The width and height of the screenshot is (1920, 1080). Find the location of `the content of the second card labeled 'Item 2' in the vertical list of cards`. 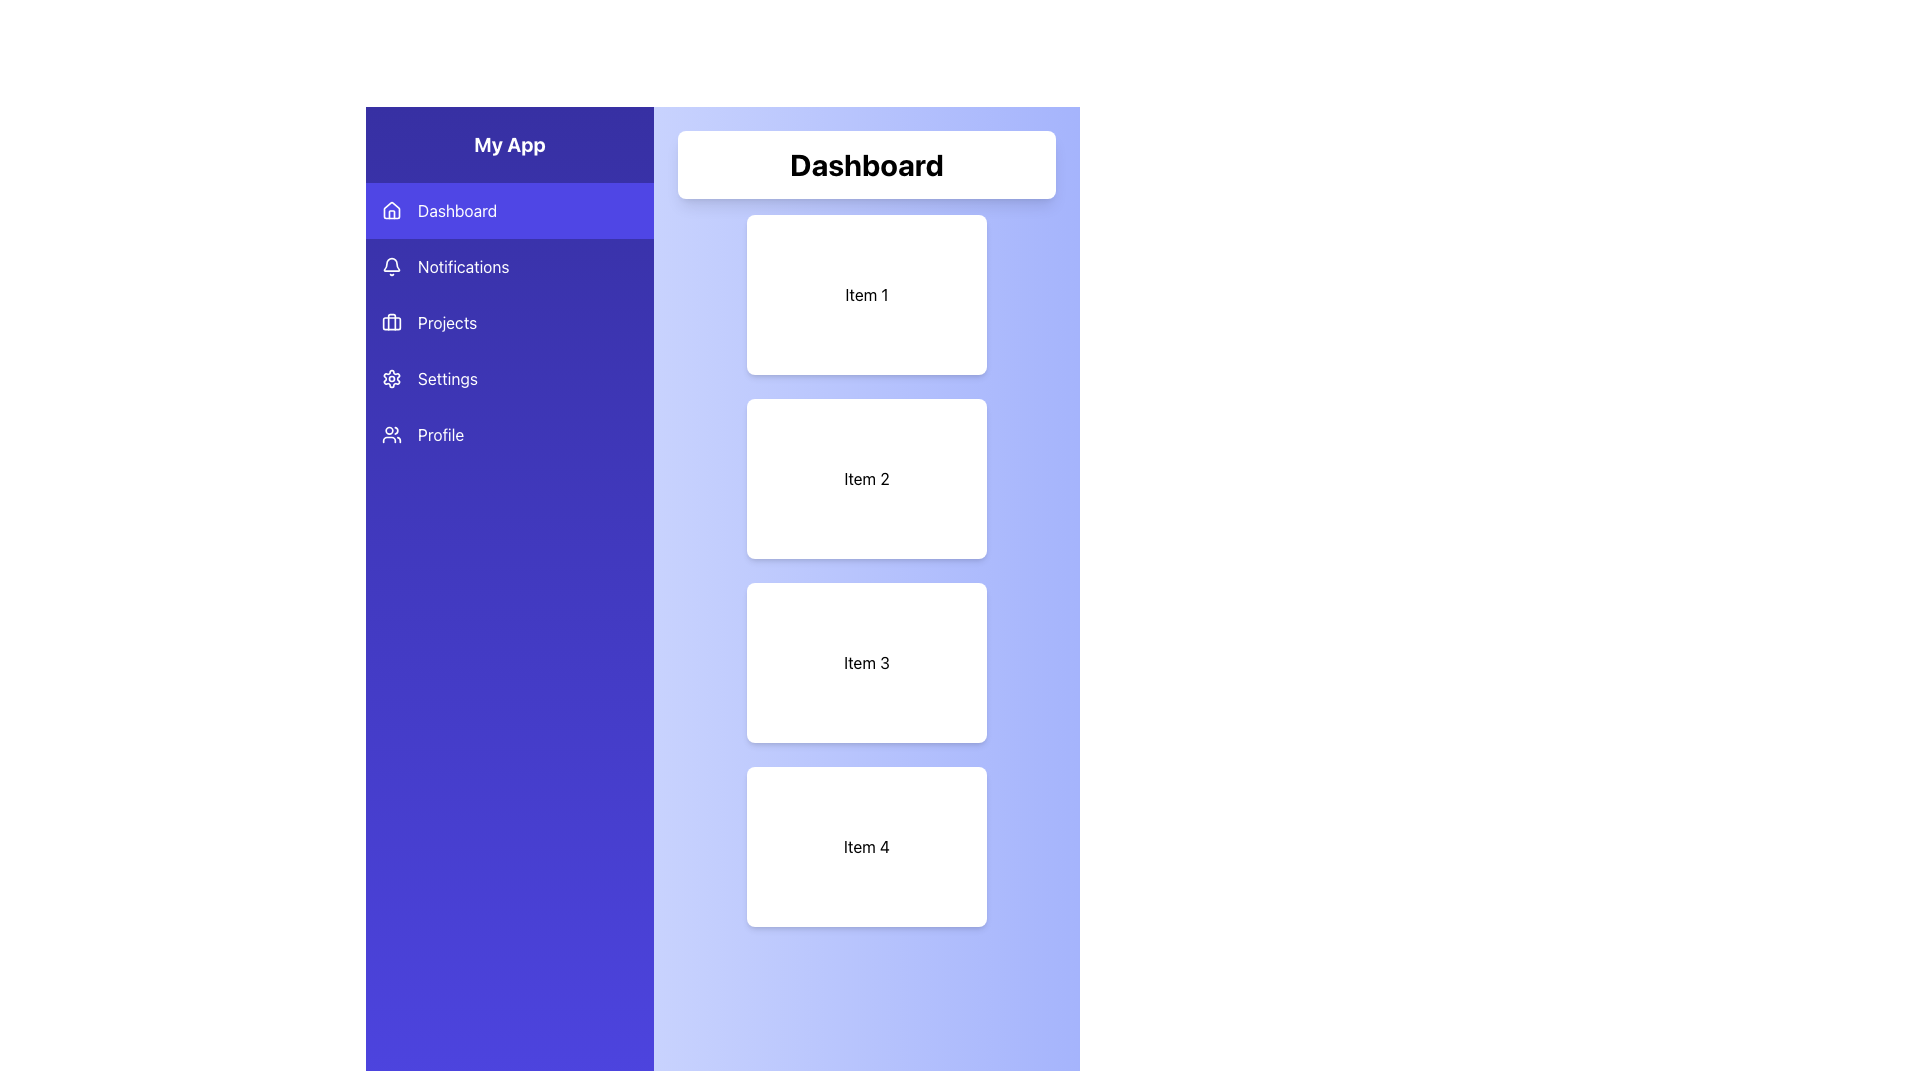

the content of the second card labeled 'Item 2' in the vertical list of cards is located at coordinates (867, 478).